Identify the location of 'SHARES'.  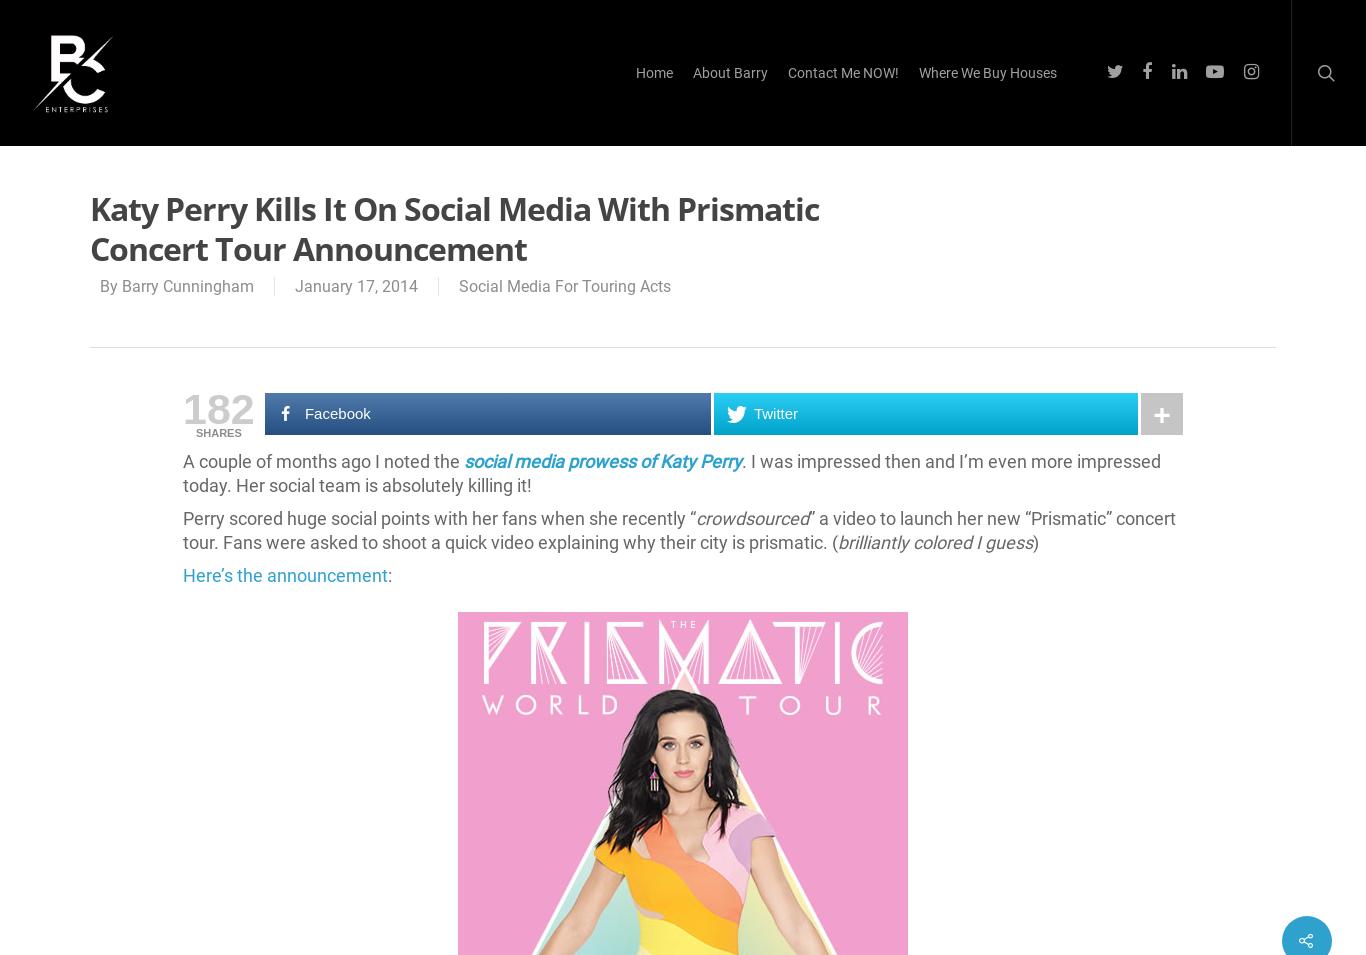
(194, 431).